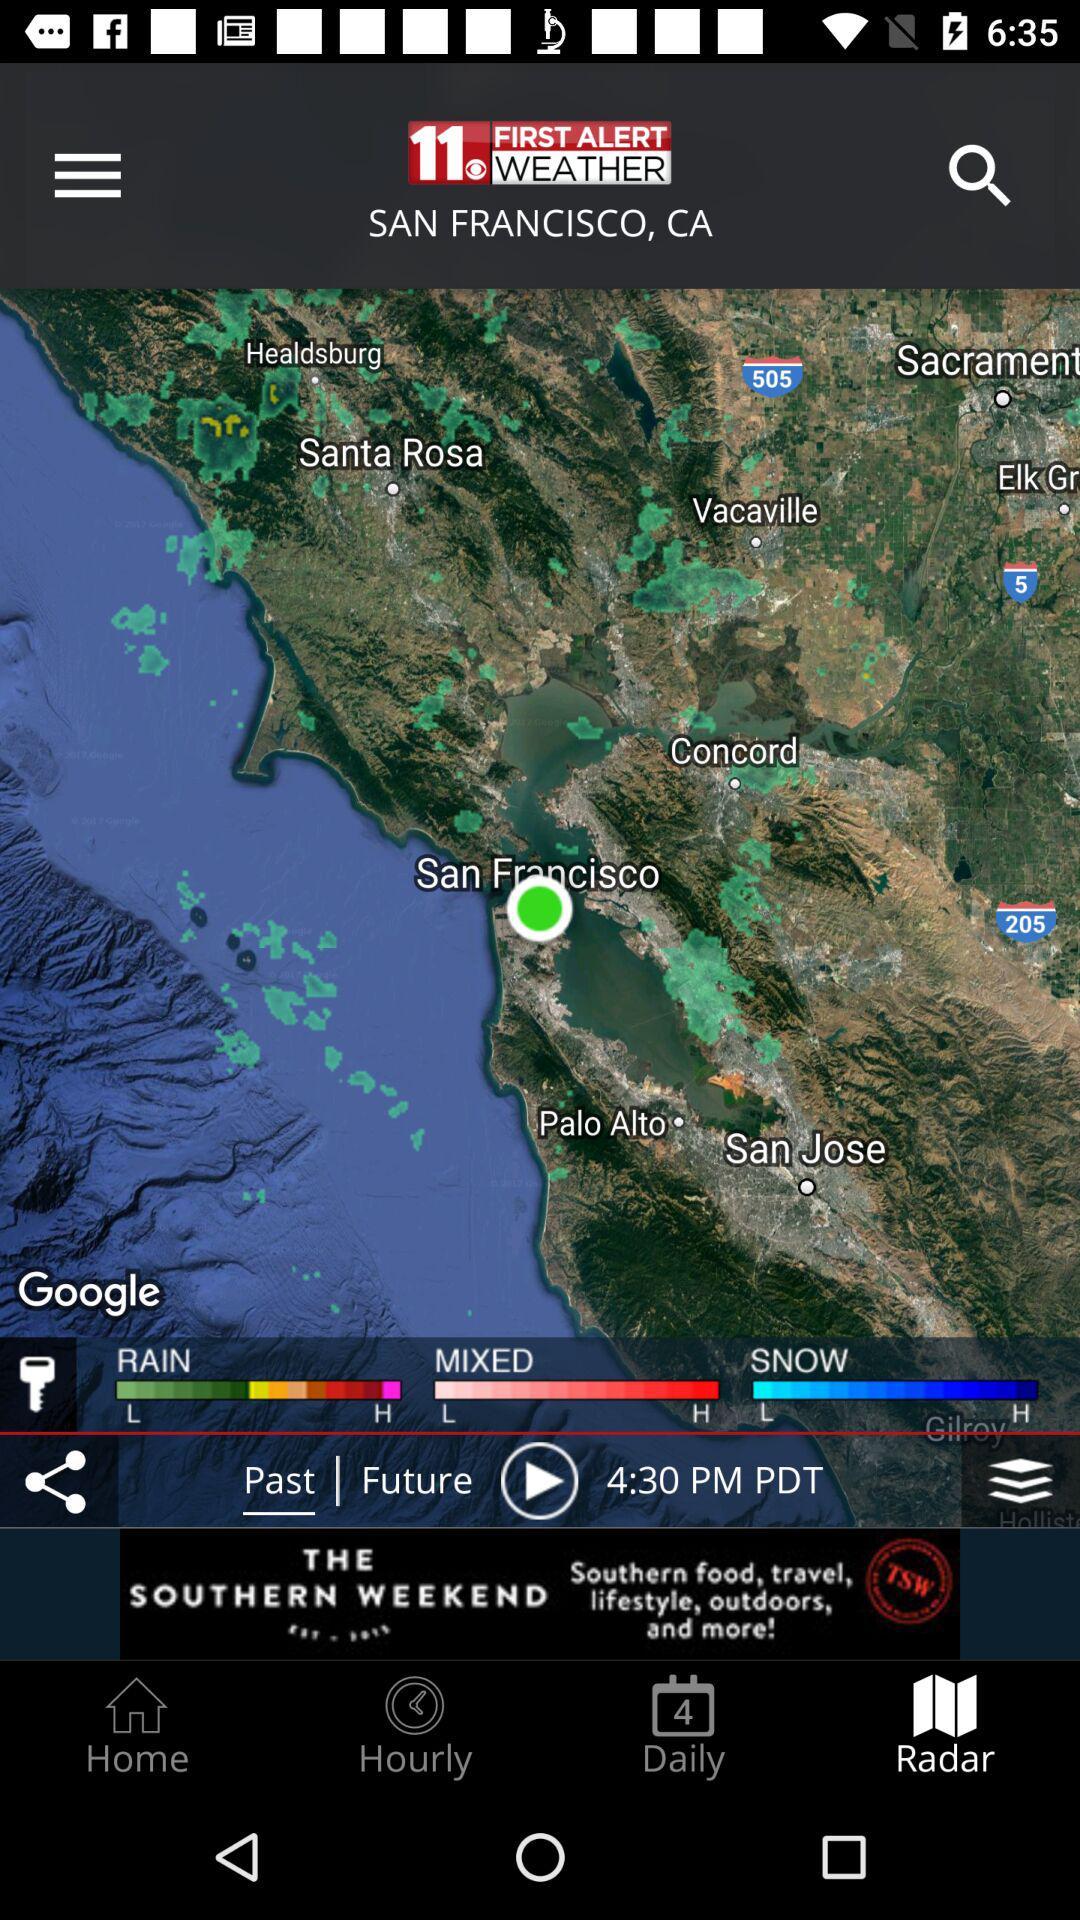  Describe the element at coordinates (540, 149) in the screenshot. I see `the text which is beside to search option` at that location.